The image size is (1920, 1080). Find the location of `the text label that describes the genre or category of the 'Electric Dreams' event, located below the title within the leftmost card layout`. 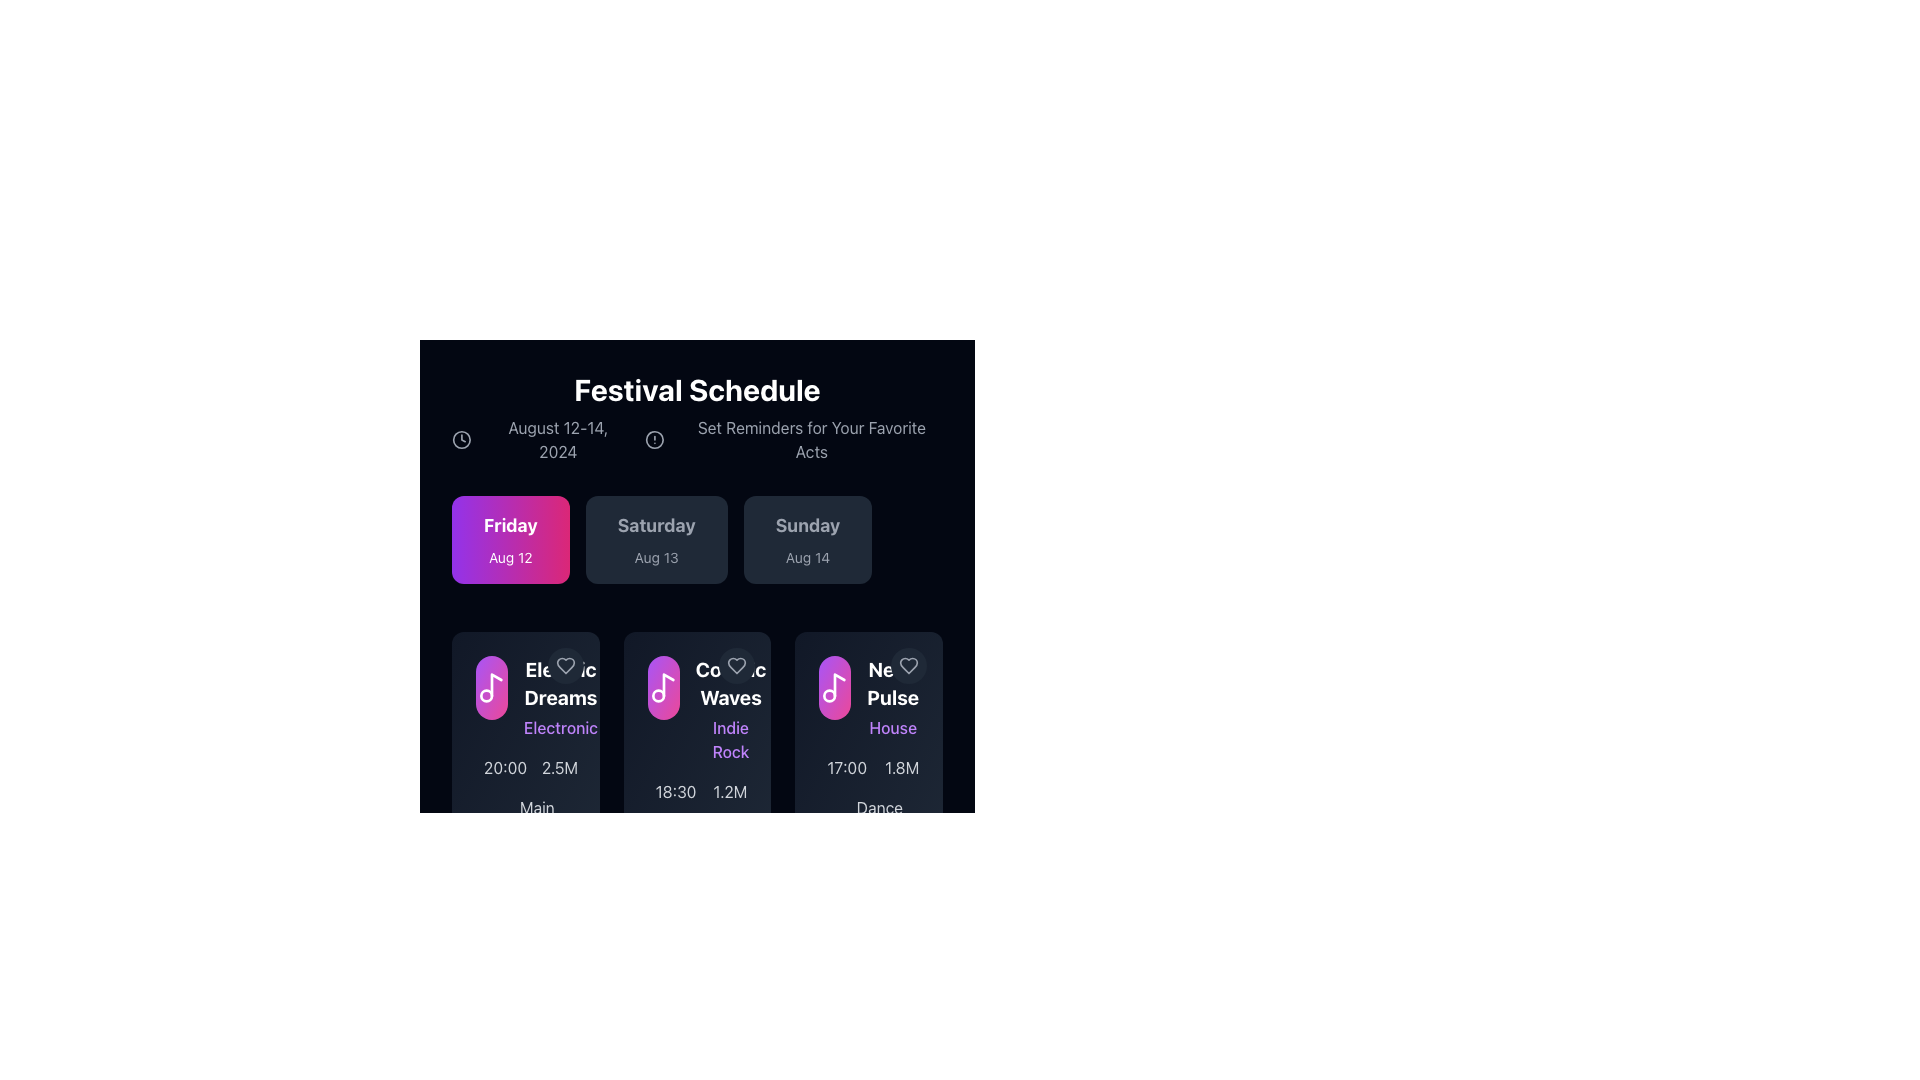

the text label that describes the genre or category of the 'Electric Dreams' event, located below the title within the leftmost card layout is located at coordinates (560, 728).